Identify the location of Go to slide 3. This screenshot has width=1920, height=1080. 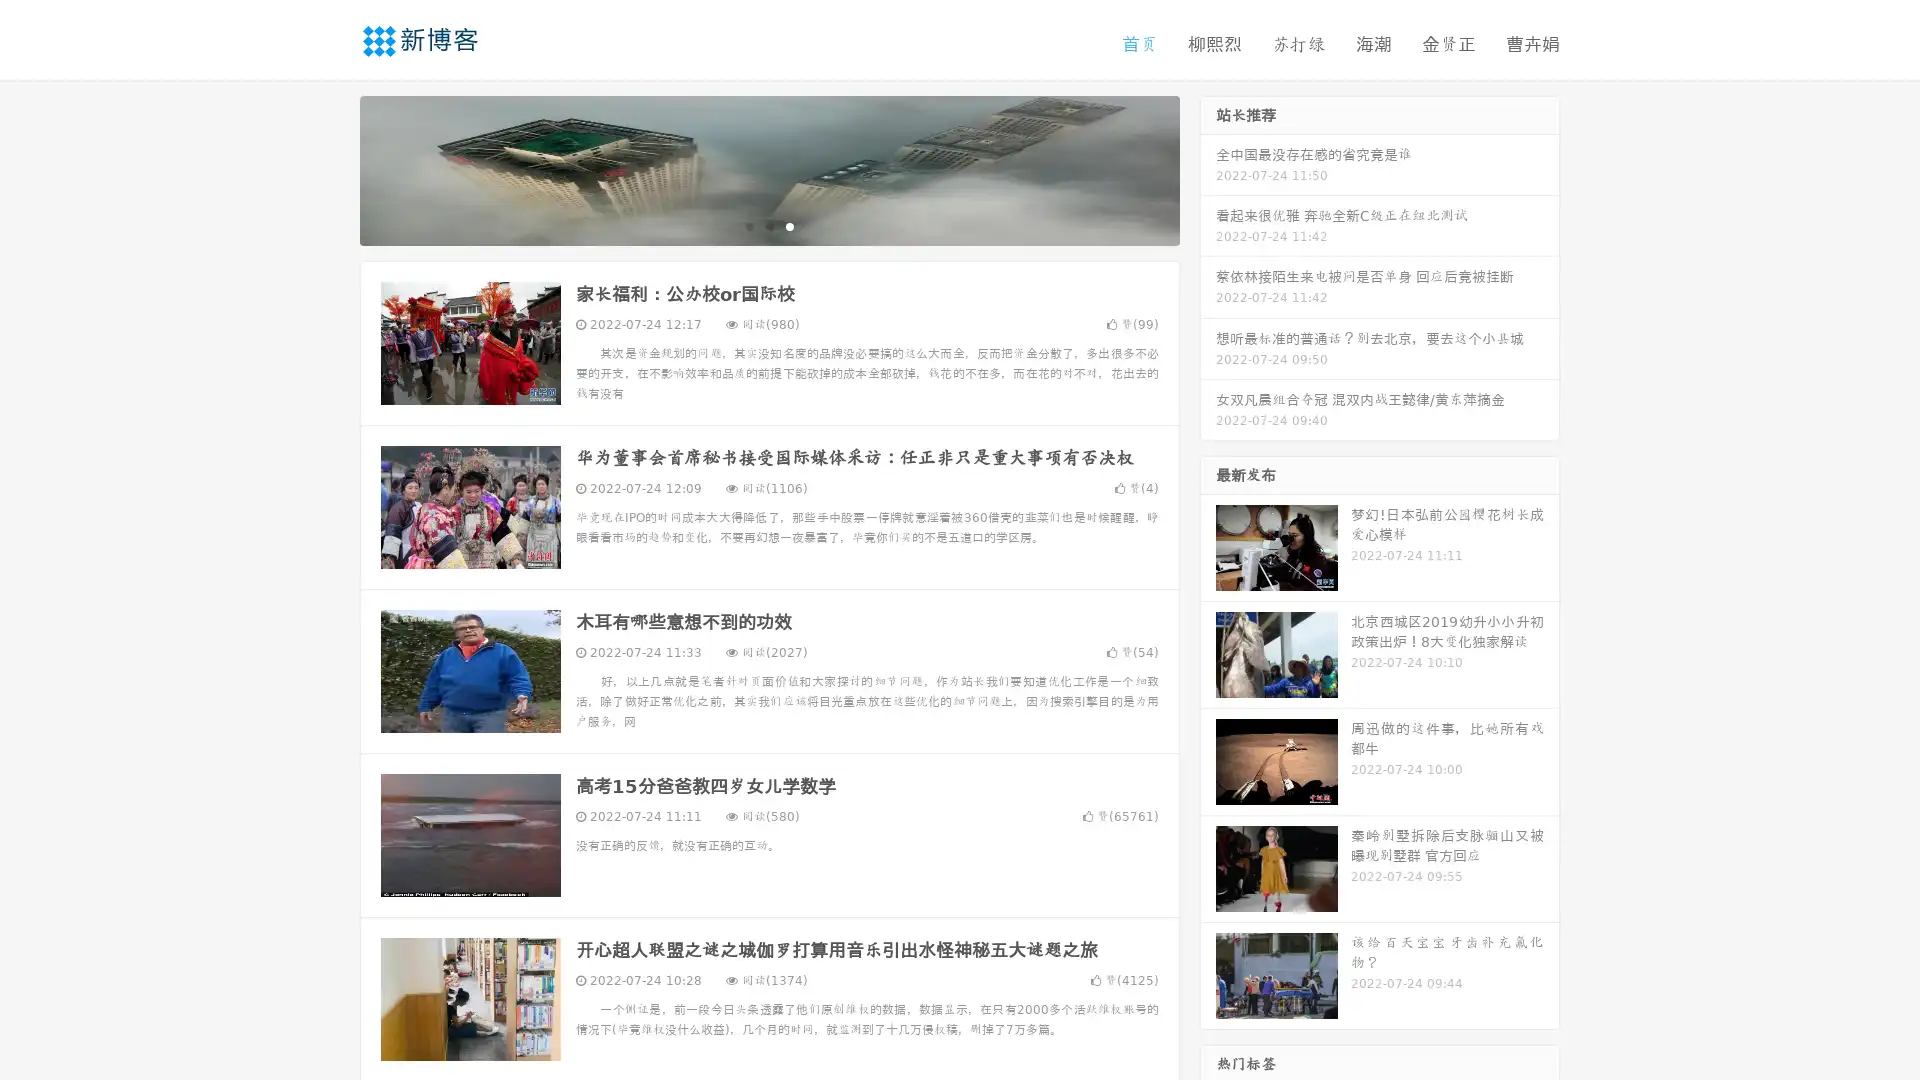
(789, 225).